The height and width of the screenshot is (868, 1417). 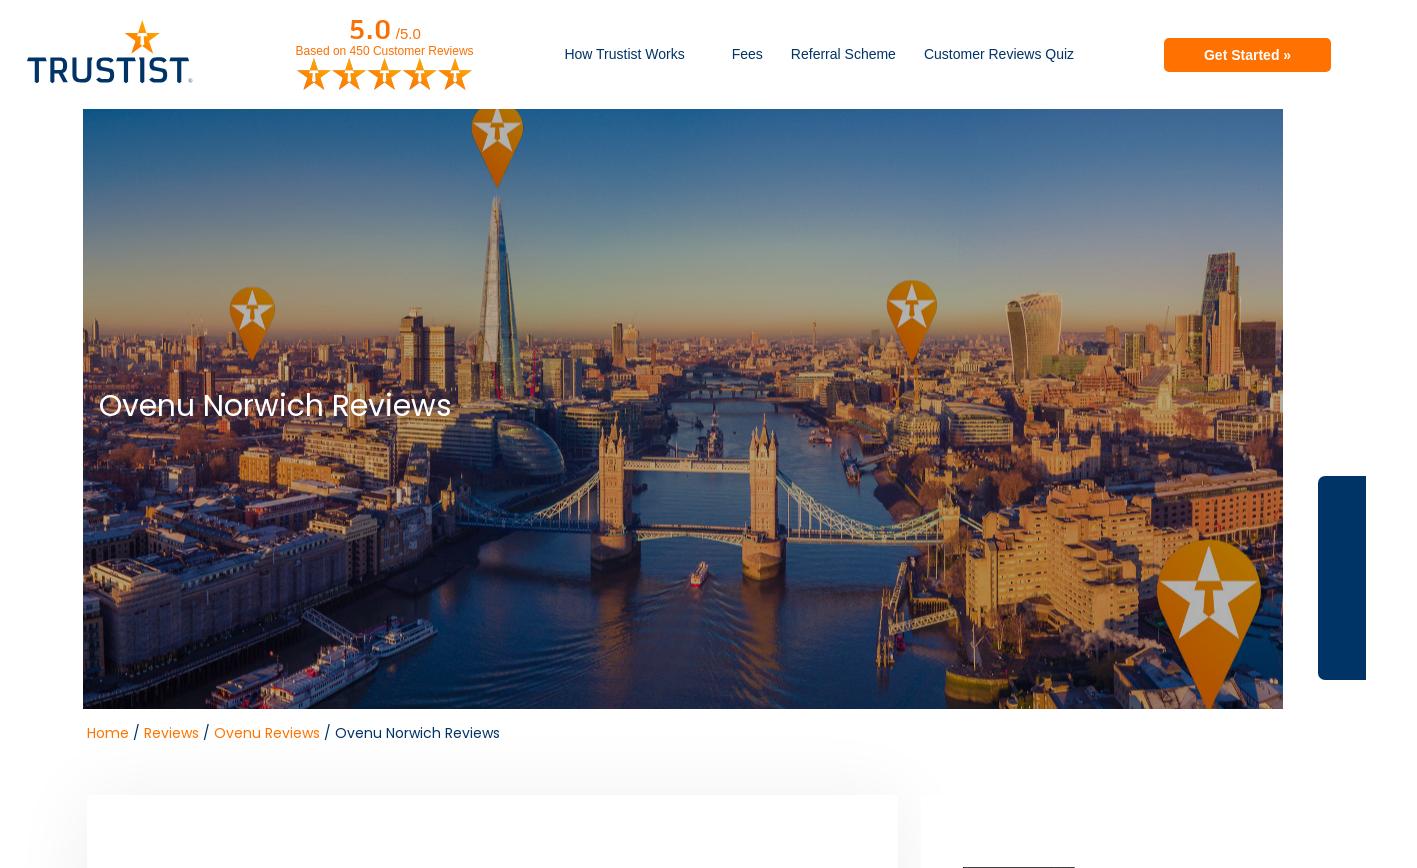 I want to click on '/5.0', so click(x=407, y=32).